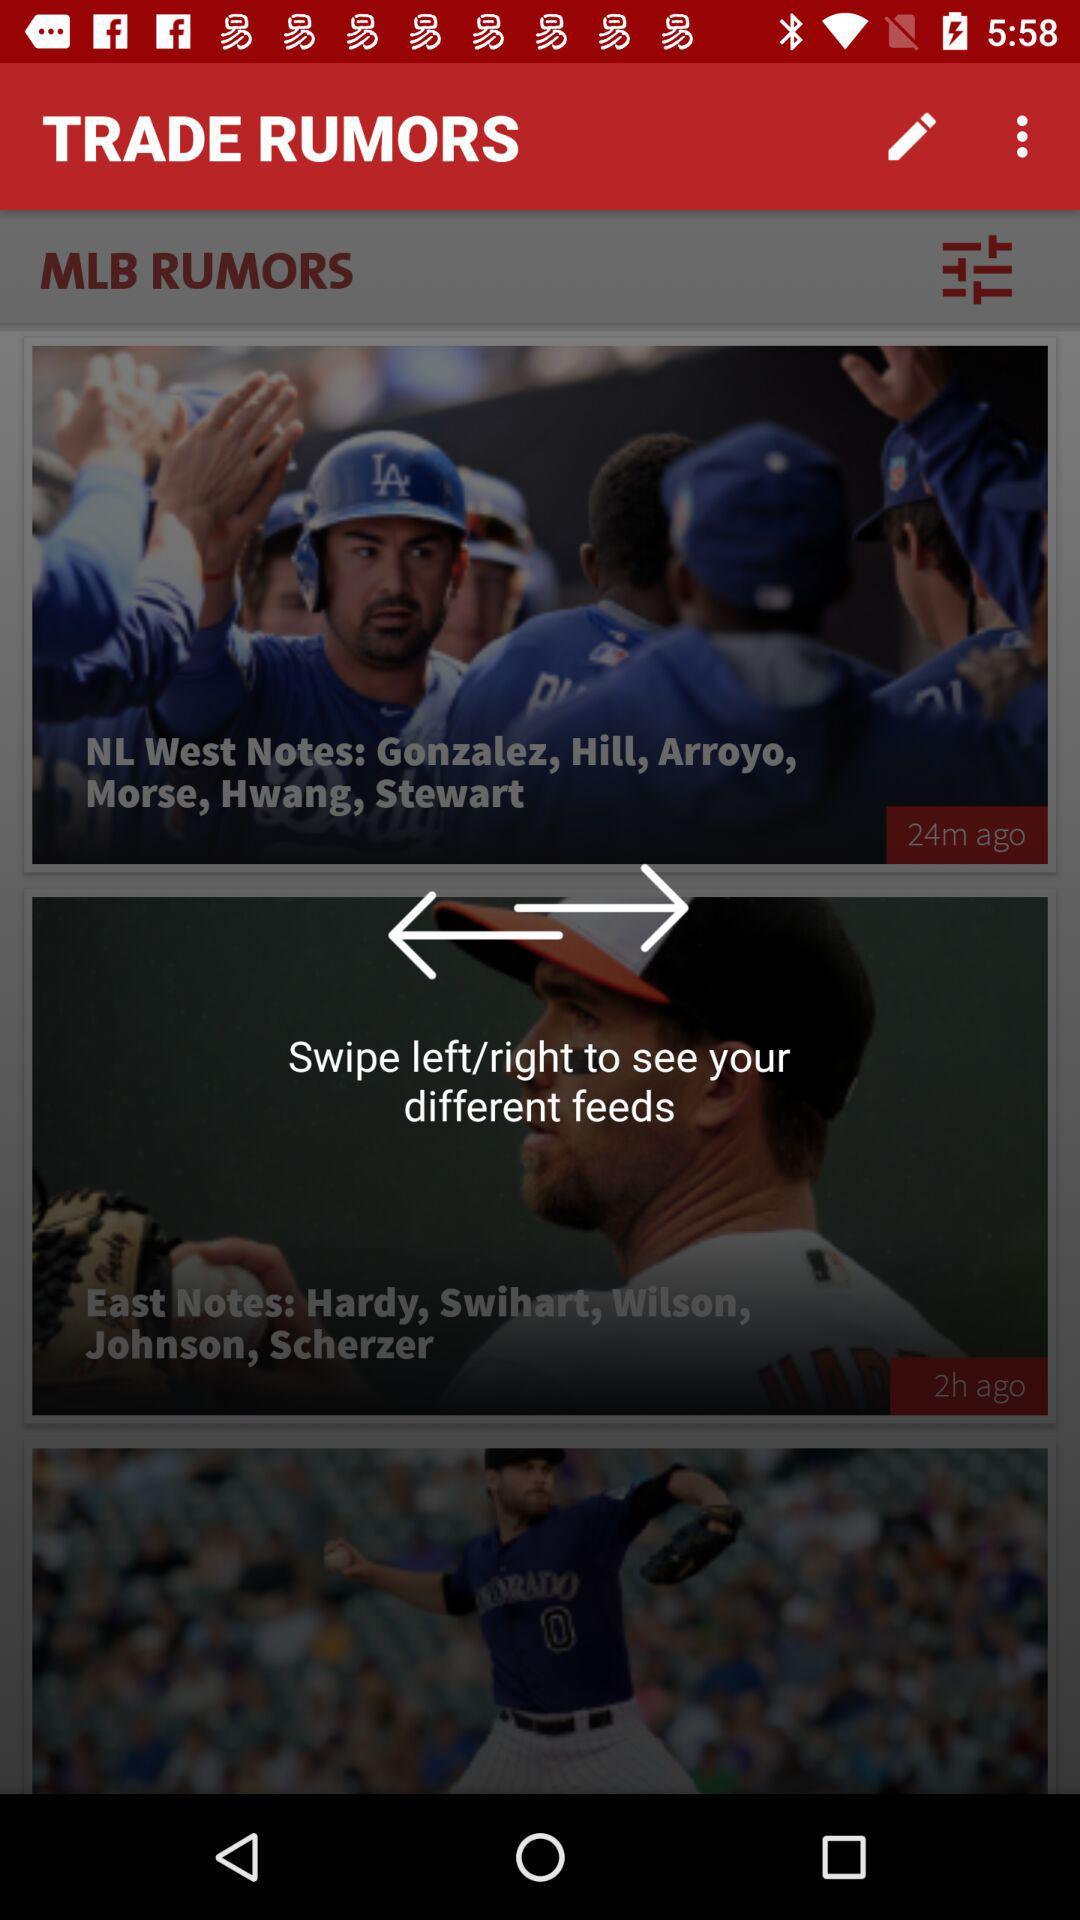 The height and width of the screenshot is (1920, 1080). What do you see at coordinates (967, 1385) in the screenshot?
I see `the item to the right of east notes hardy` at bounding box center [967, 1385].